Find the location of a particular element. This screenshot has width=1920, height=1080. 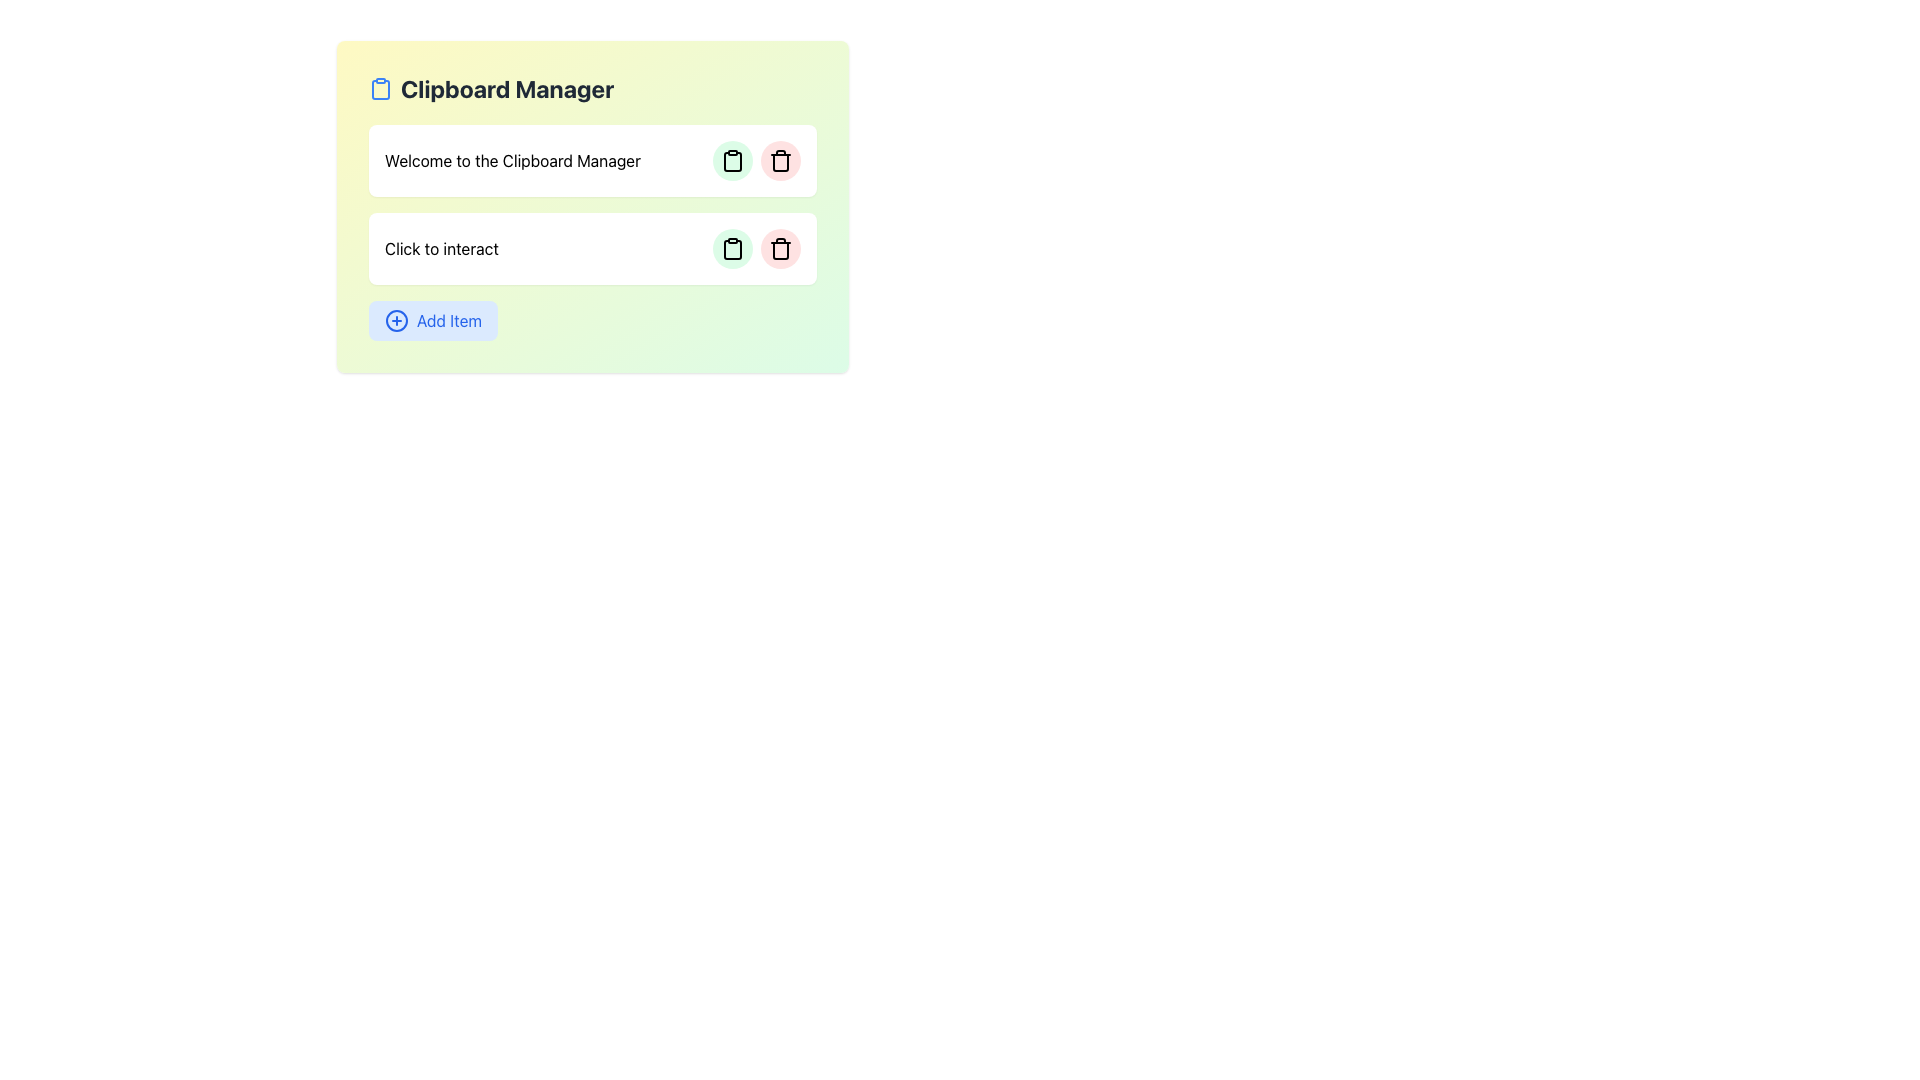

the clipboard icon button located on the right side of the first listed item is located at coordinates (732, 160).